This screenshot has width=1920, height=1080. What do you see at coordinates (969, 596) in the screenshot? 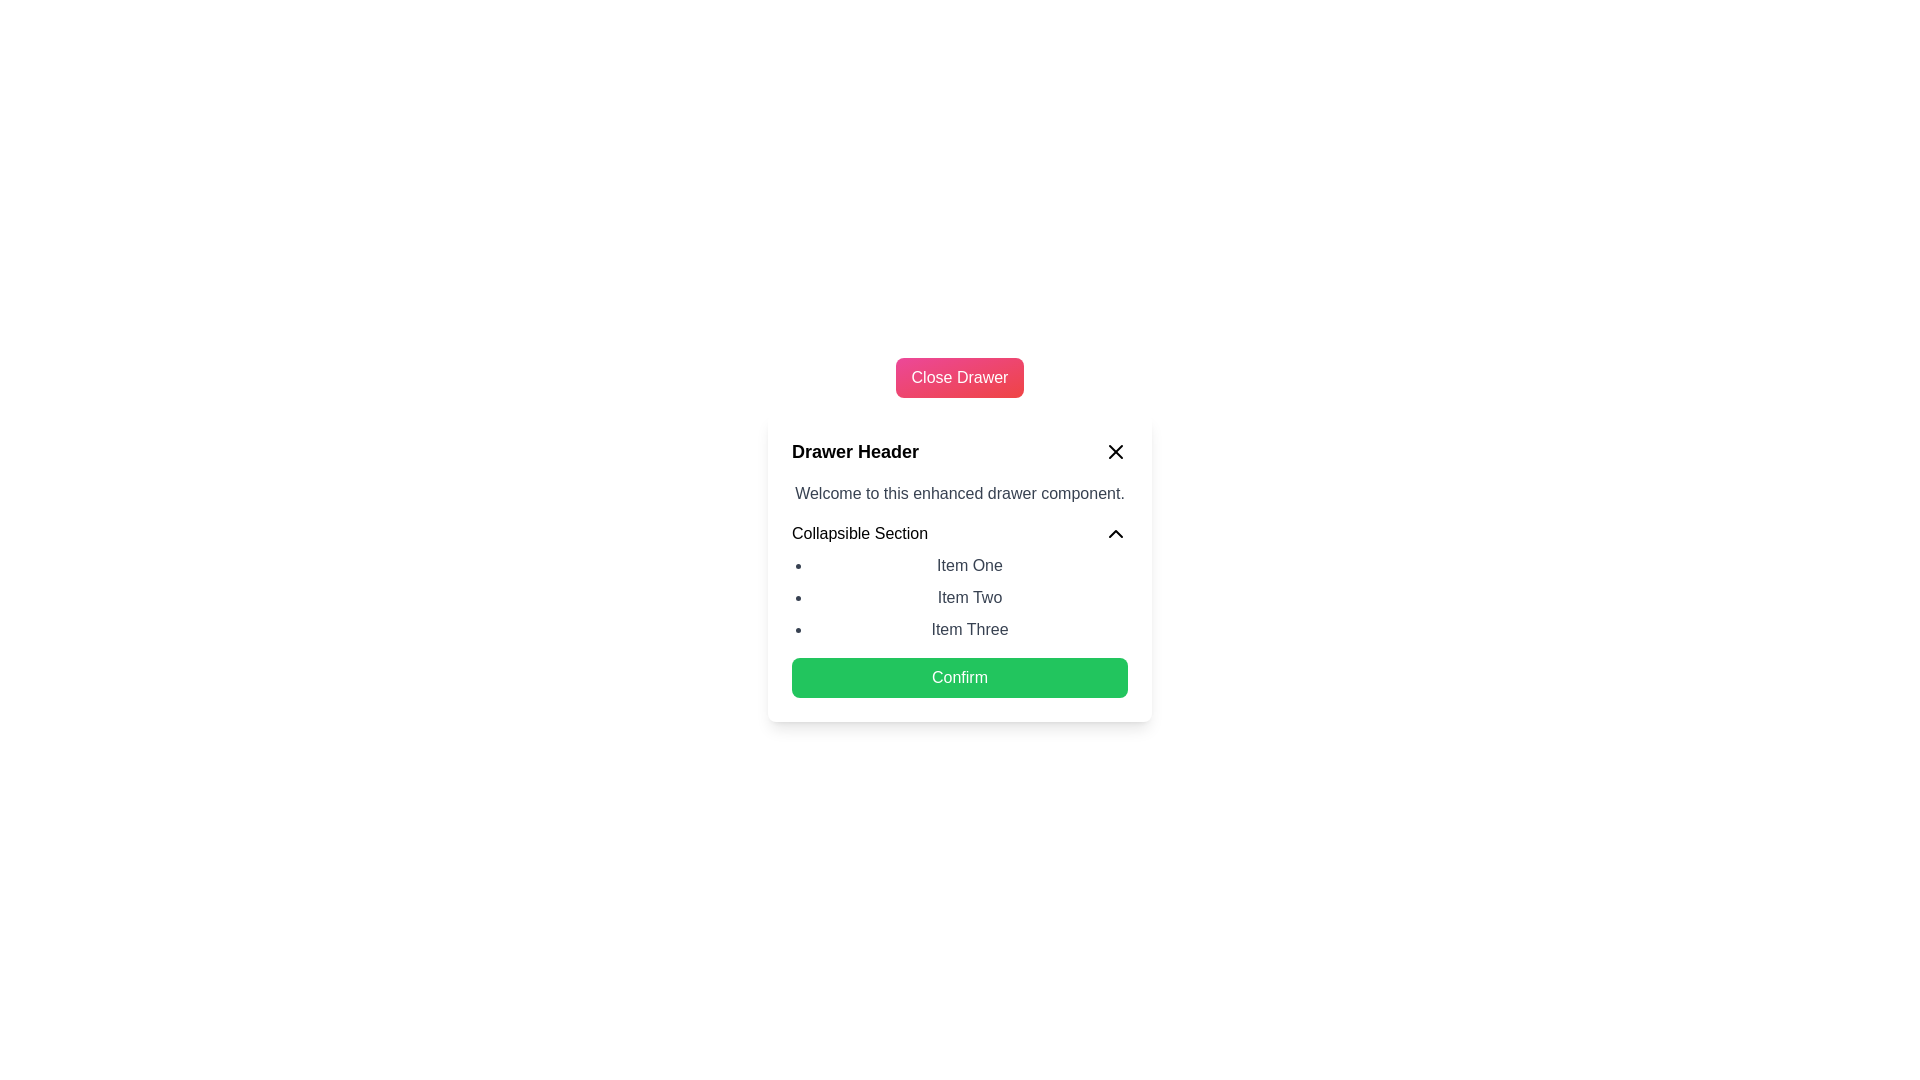
I see `the second item in the vertical list labeled 'Collapsible Section' within the drawer modal` at bounding box center [969, 596].